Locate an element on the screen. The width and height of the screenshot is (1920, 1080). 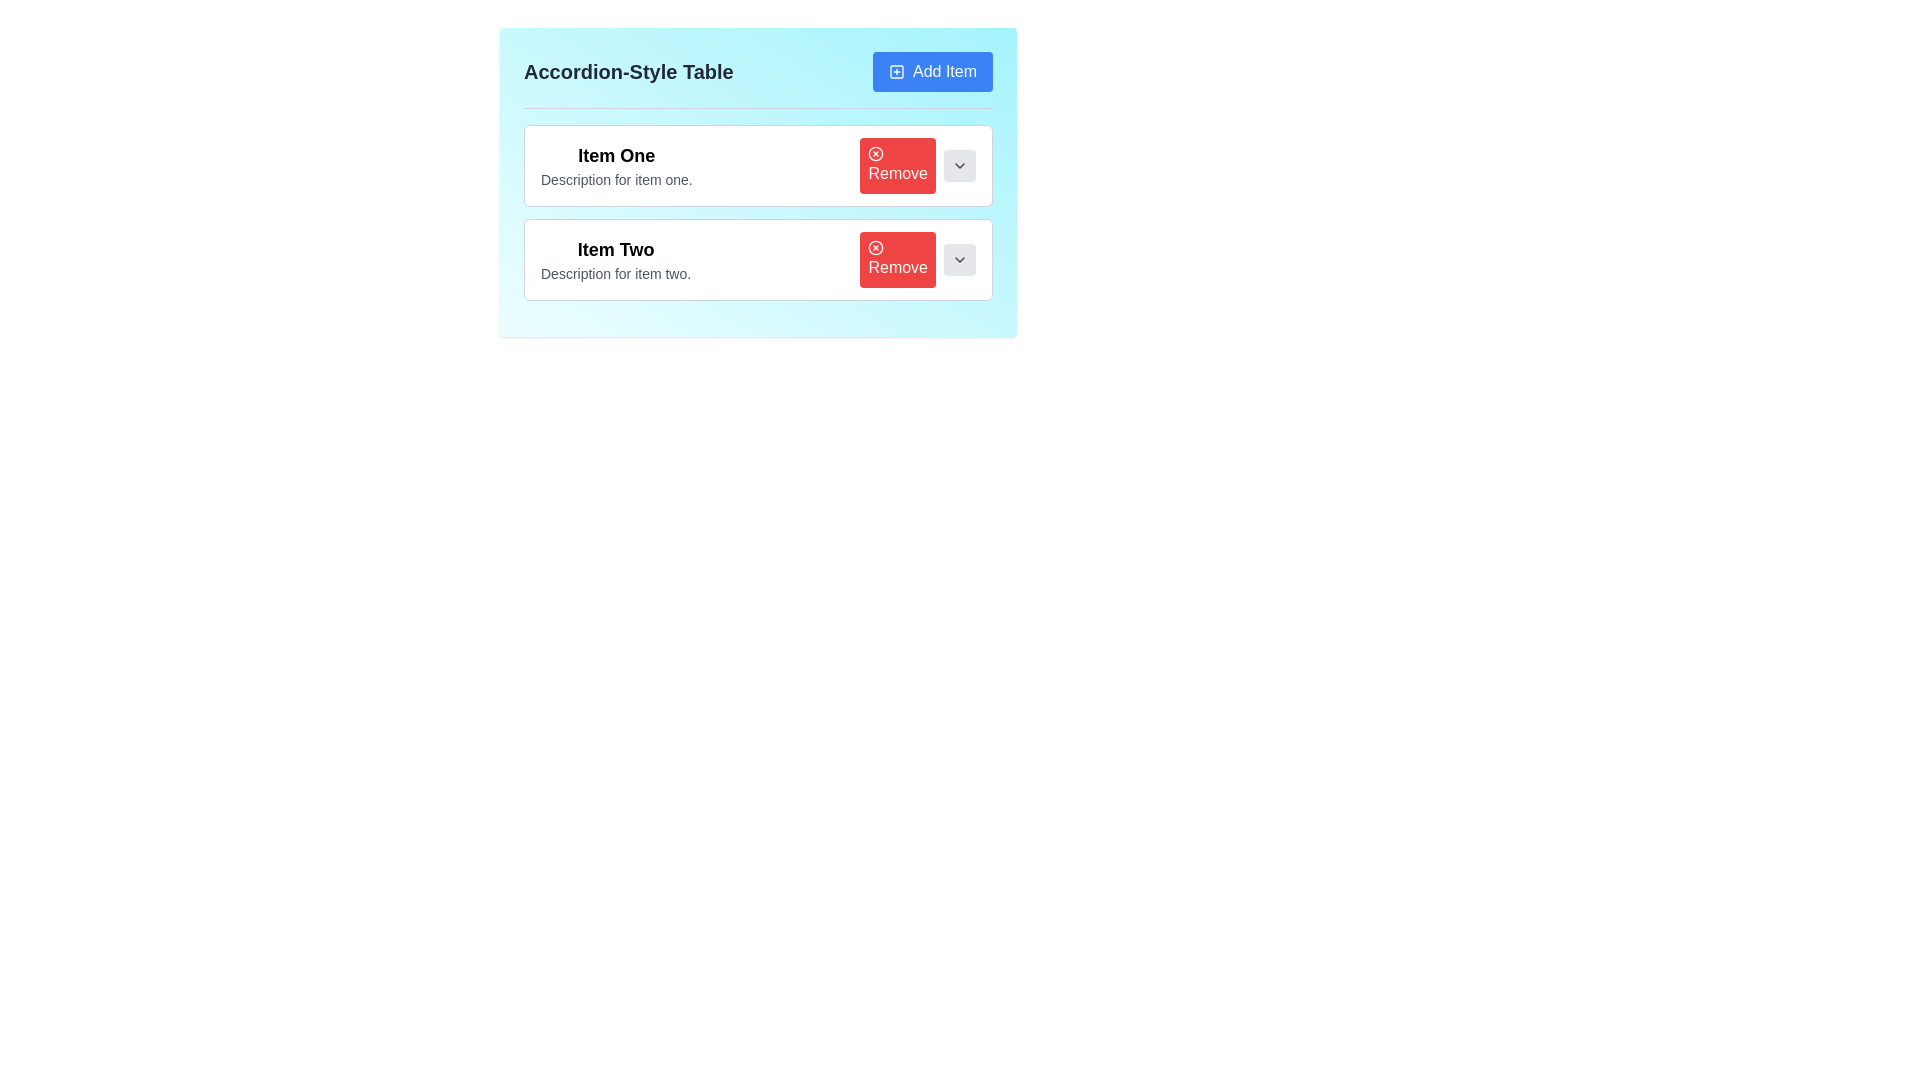
the chevron icon located to the right of the red 'Remove' button and horizontally aligned with the text label 'Item One' in the collapsible control is located at coordinates (960, 258).